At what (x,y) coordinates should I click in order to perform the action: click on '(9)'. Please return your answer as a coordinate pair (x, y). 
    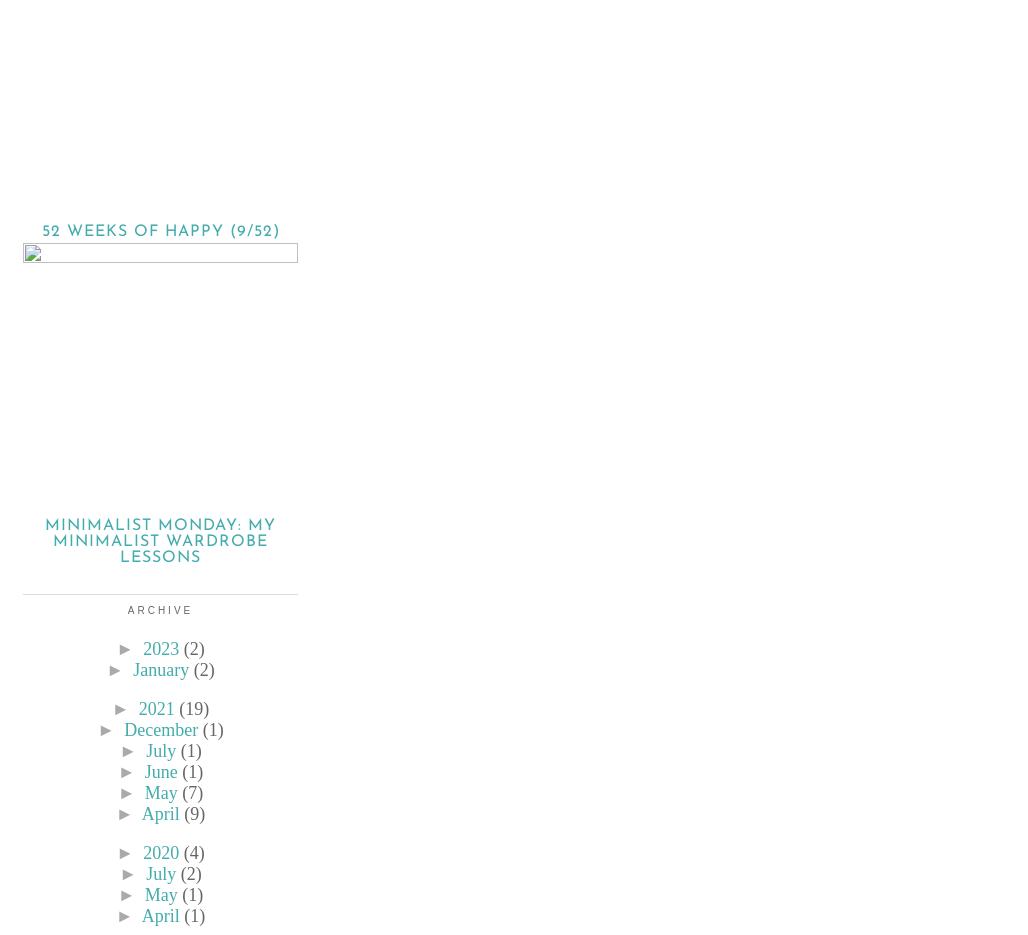
    Looking at the image, I should click on (184, 814).